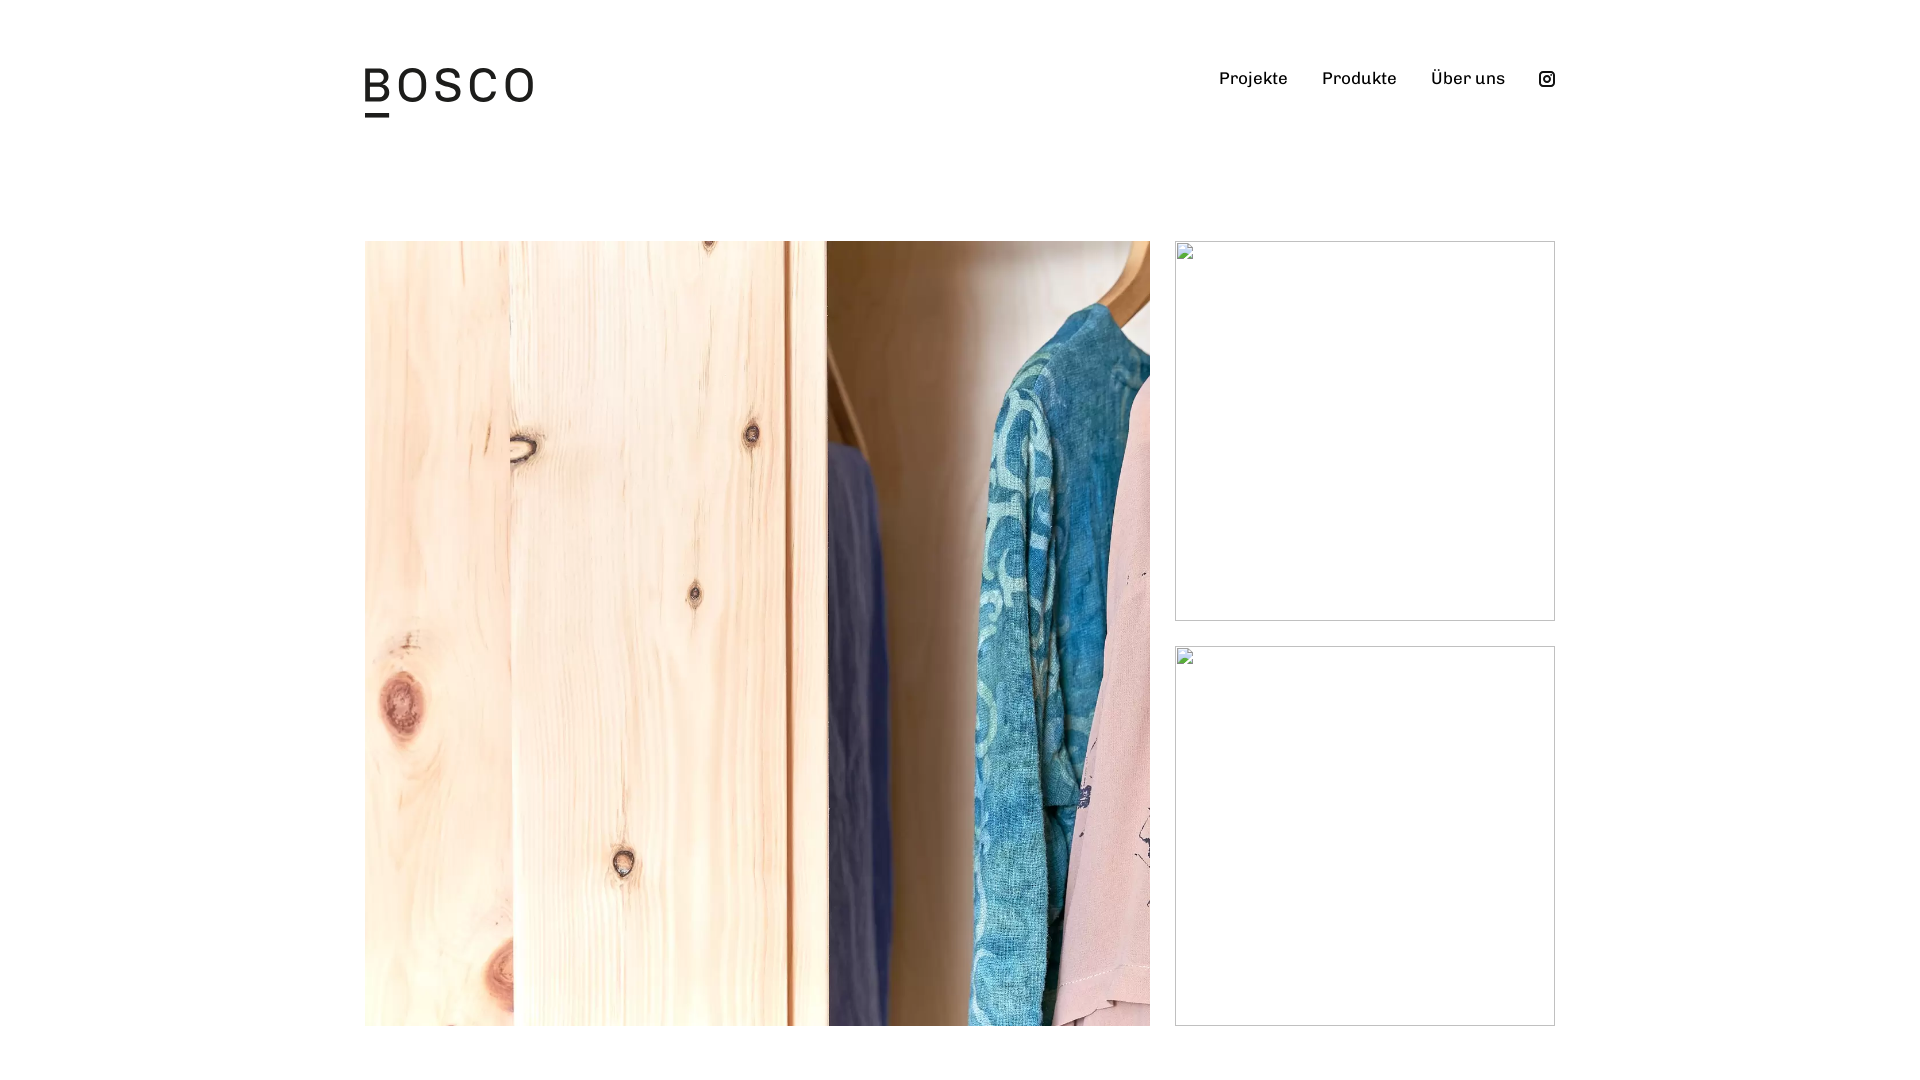 The image size is (1920, 1080). What do you see at coordinates (1200, 95) in the screenshot?
I see `'Projekte'` at bounding box center [1200, 95].